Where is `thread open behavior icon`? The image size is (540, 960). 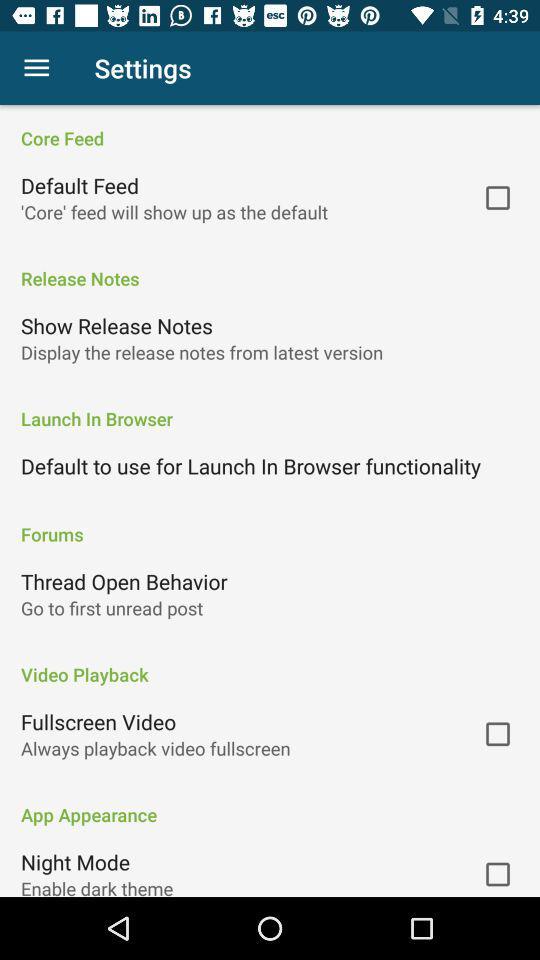
thread open behavior icon is located at coordinates (124, 581).